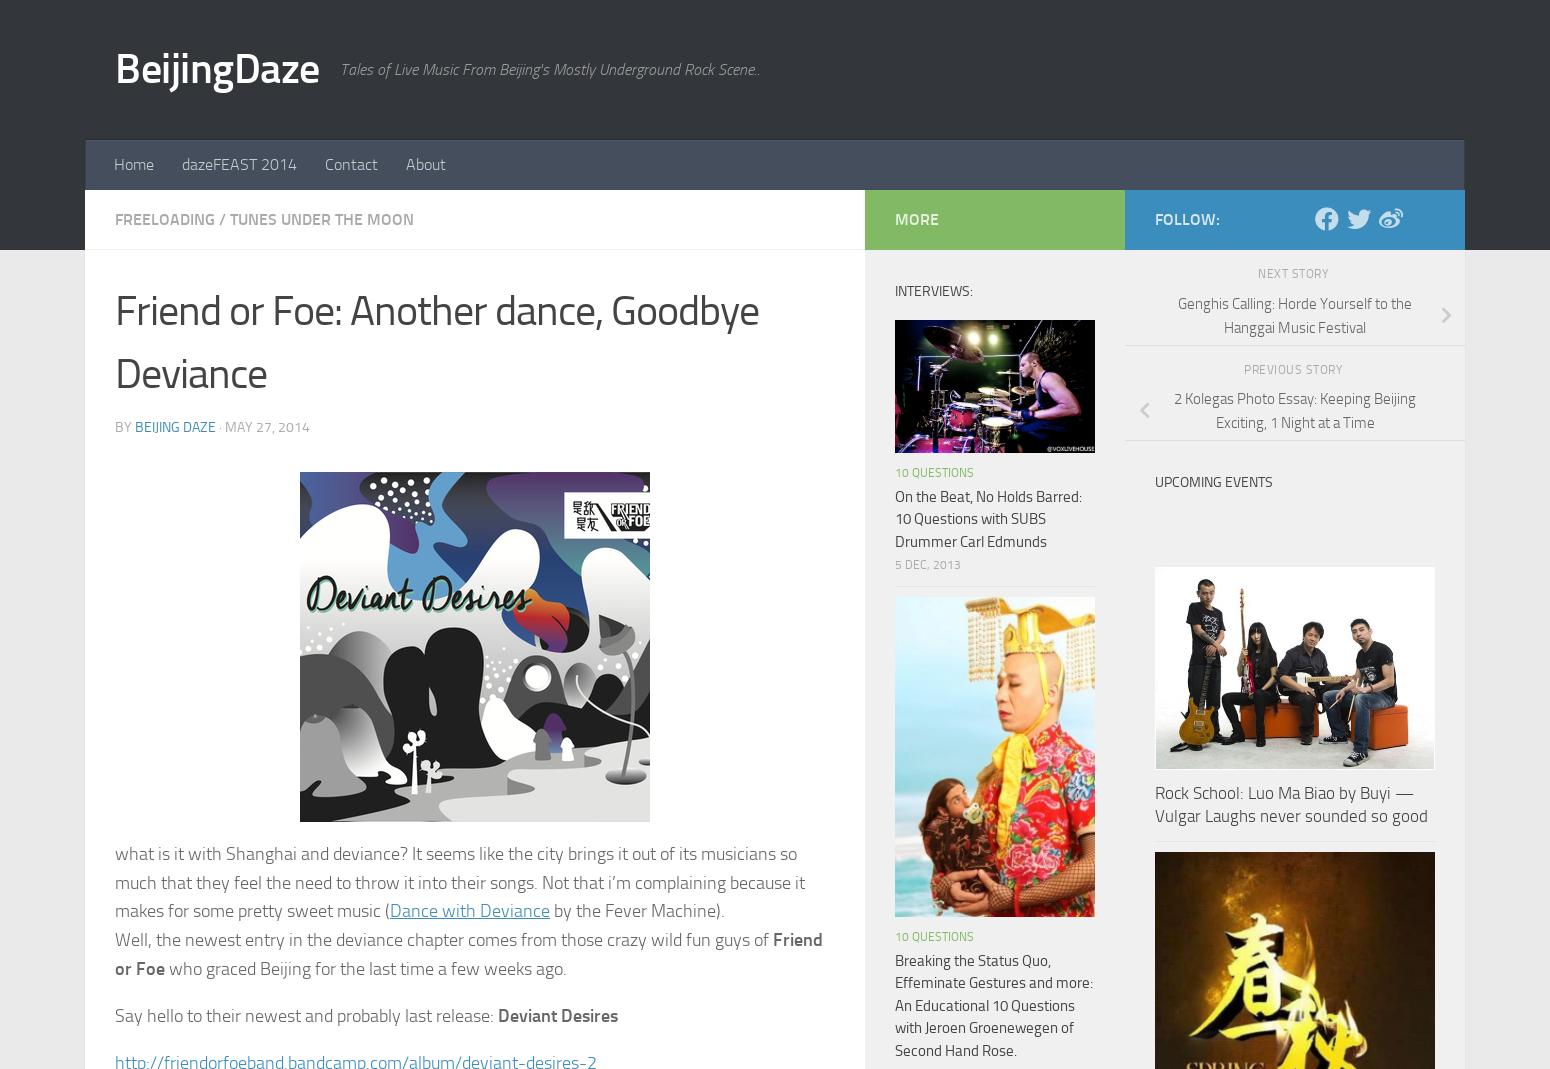  Describe the element at coordinates (267, 426) in the screenshot. I see `'May 27, 2014'` at that location.